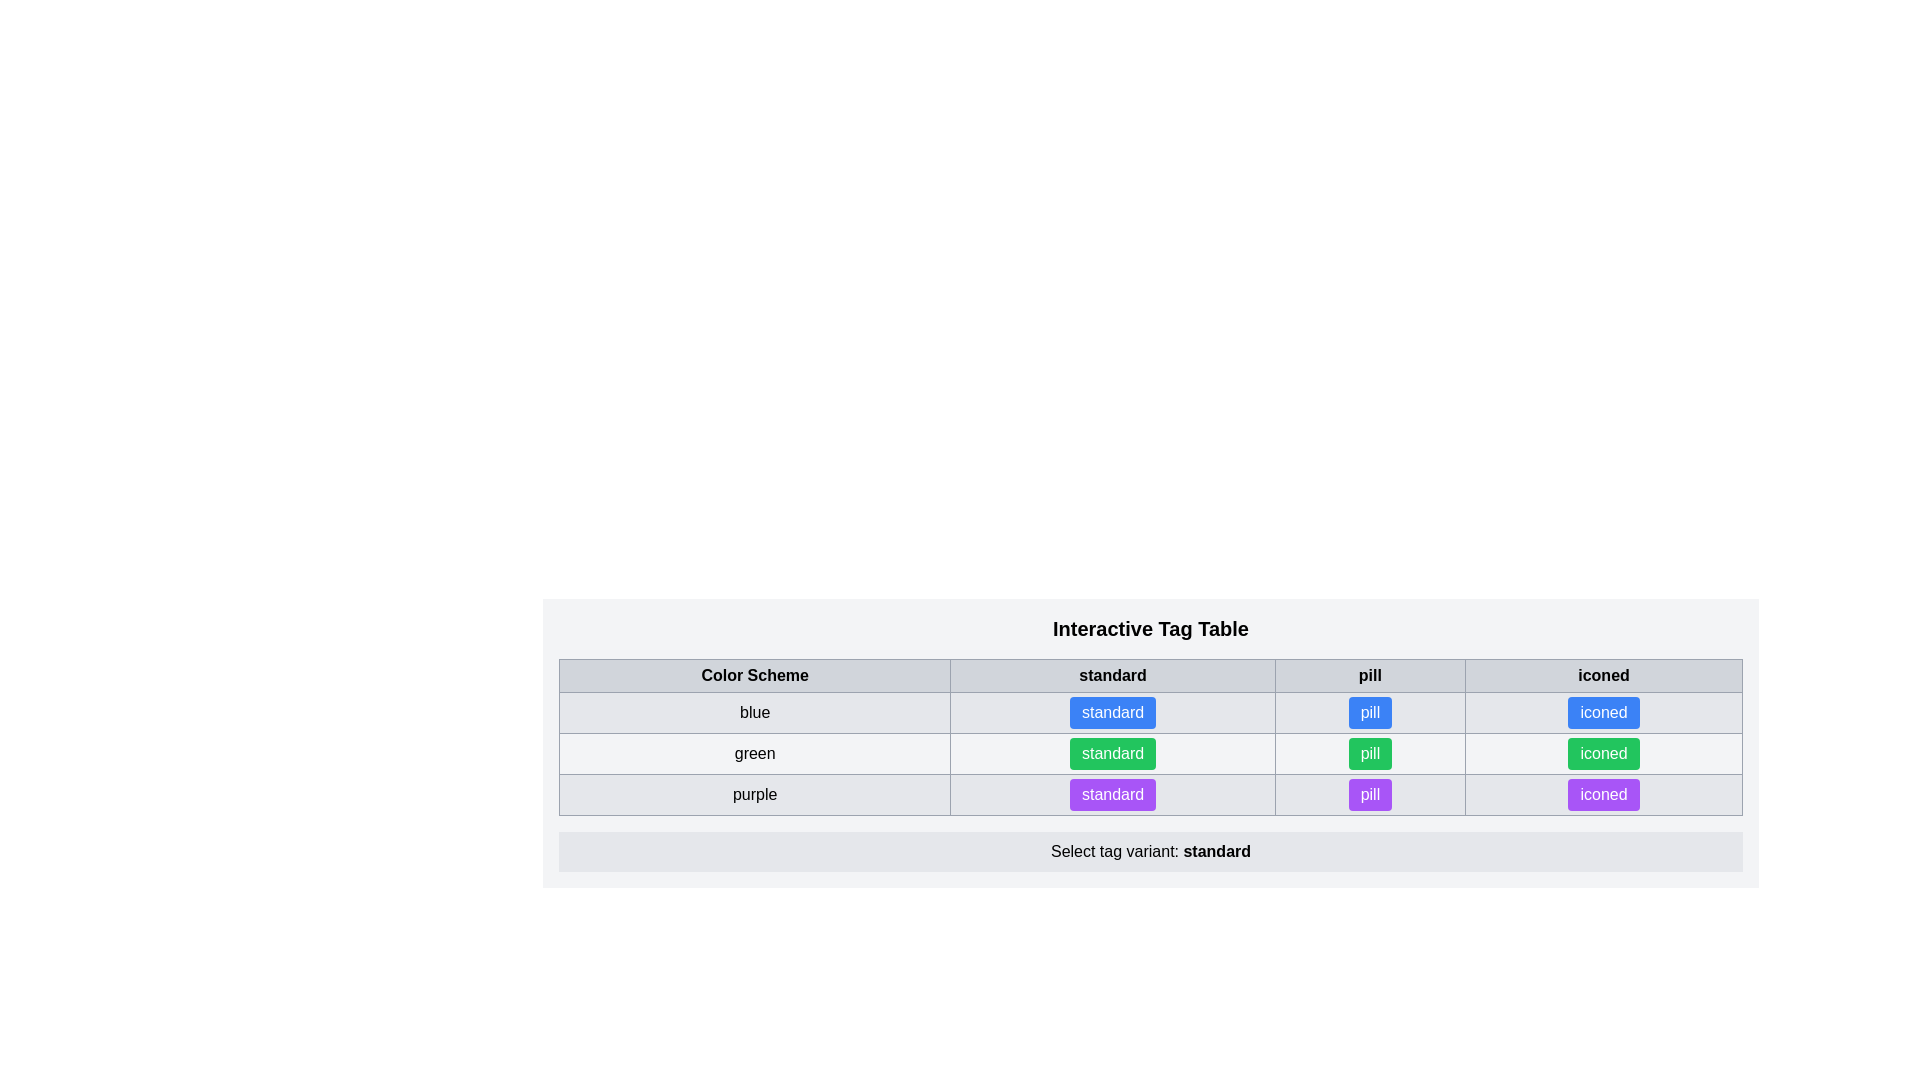 The width and height of the screenshot is (1920, 1080). I want to click on the button labeled 'standard' with a purple background in the 'Interactive Tag Table', so click(1112, 793).